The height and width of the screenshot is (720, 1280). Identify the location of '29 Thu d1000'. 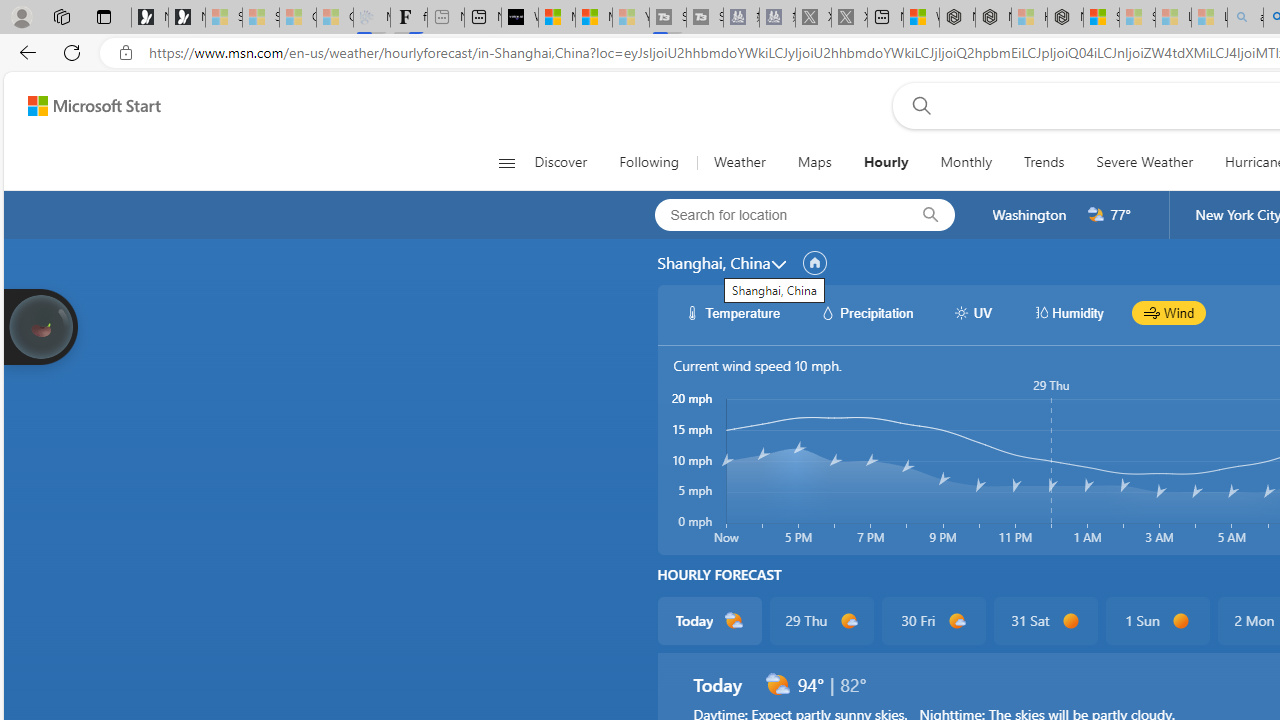
(821, 620).